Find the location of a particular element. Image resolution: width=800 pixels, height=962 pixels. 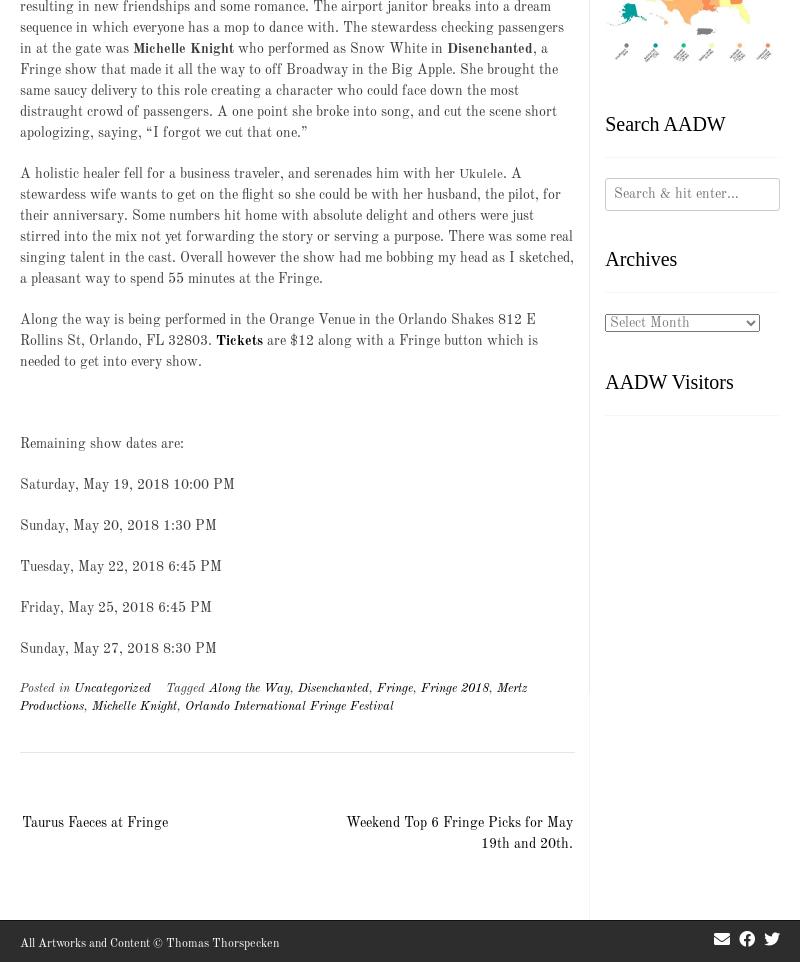

'10:00  PM' is located at coordinates (204, 482).